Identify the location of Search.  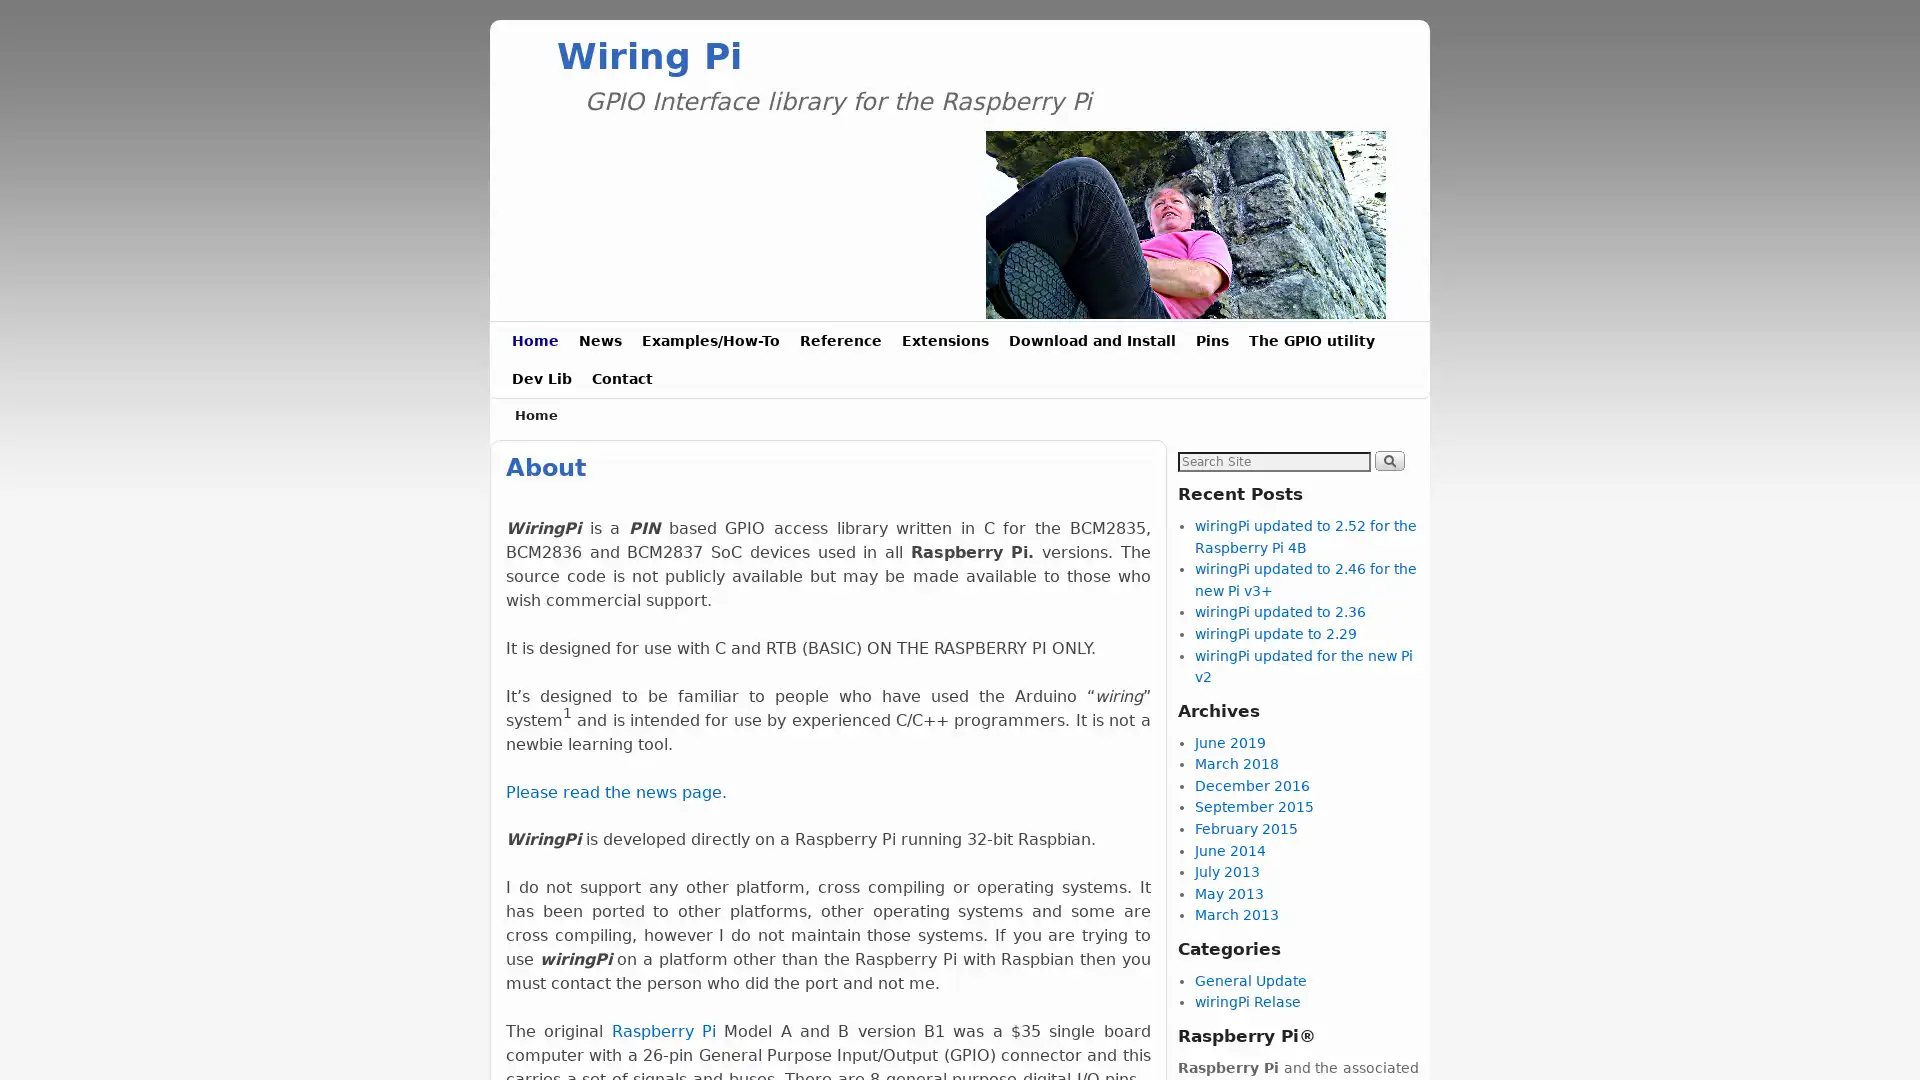
(1387, 459).